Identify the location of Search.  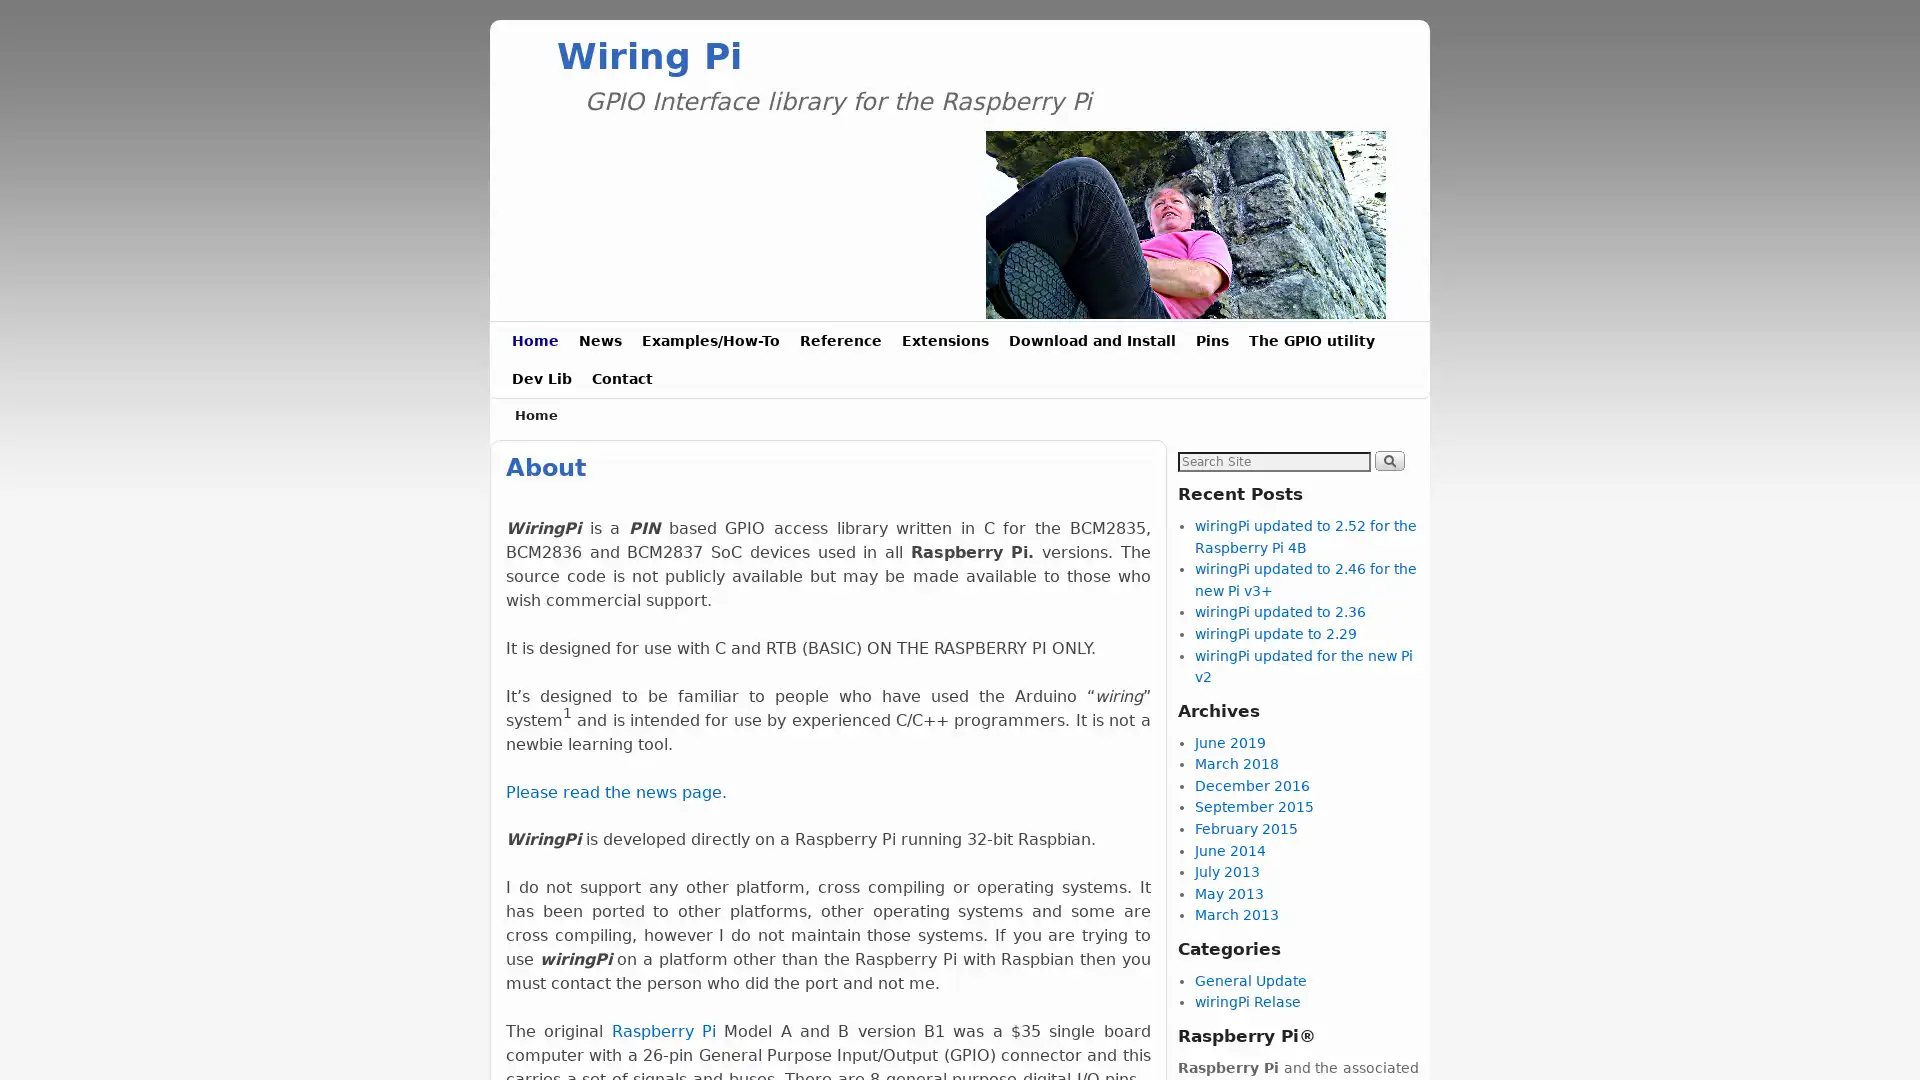
(1387, 459).